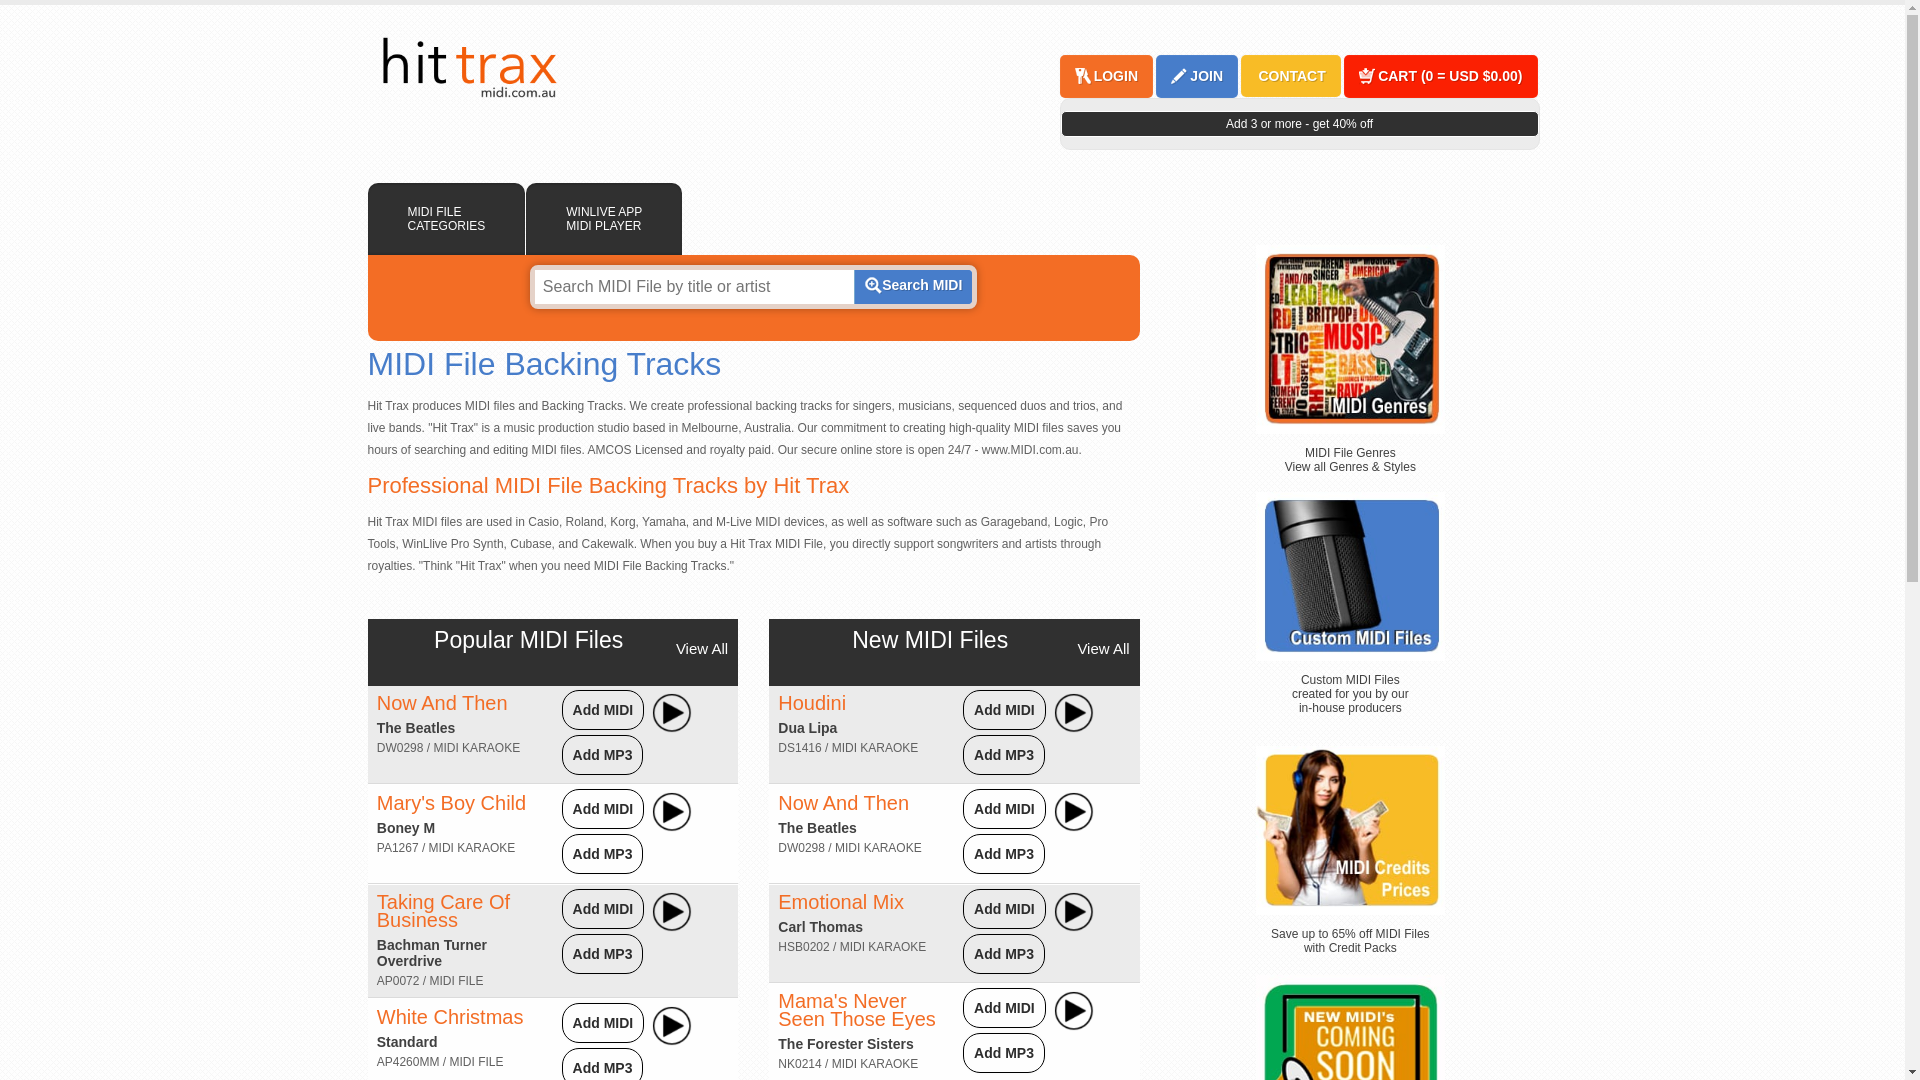  What do you see at coordinates (602, 1022) in the screenshot?
I see `'Add MIDI'` at bounding box center [602, 1022].